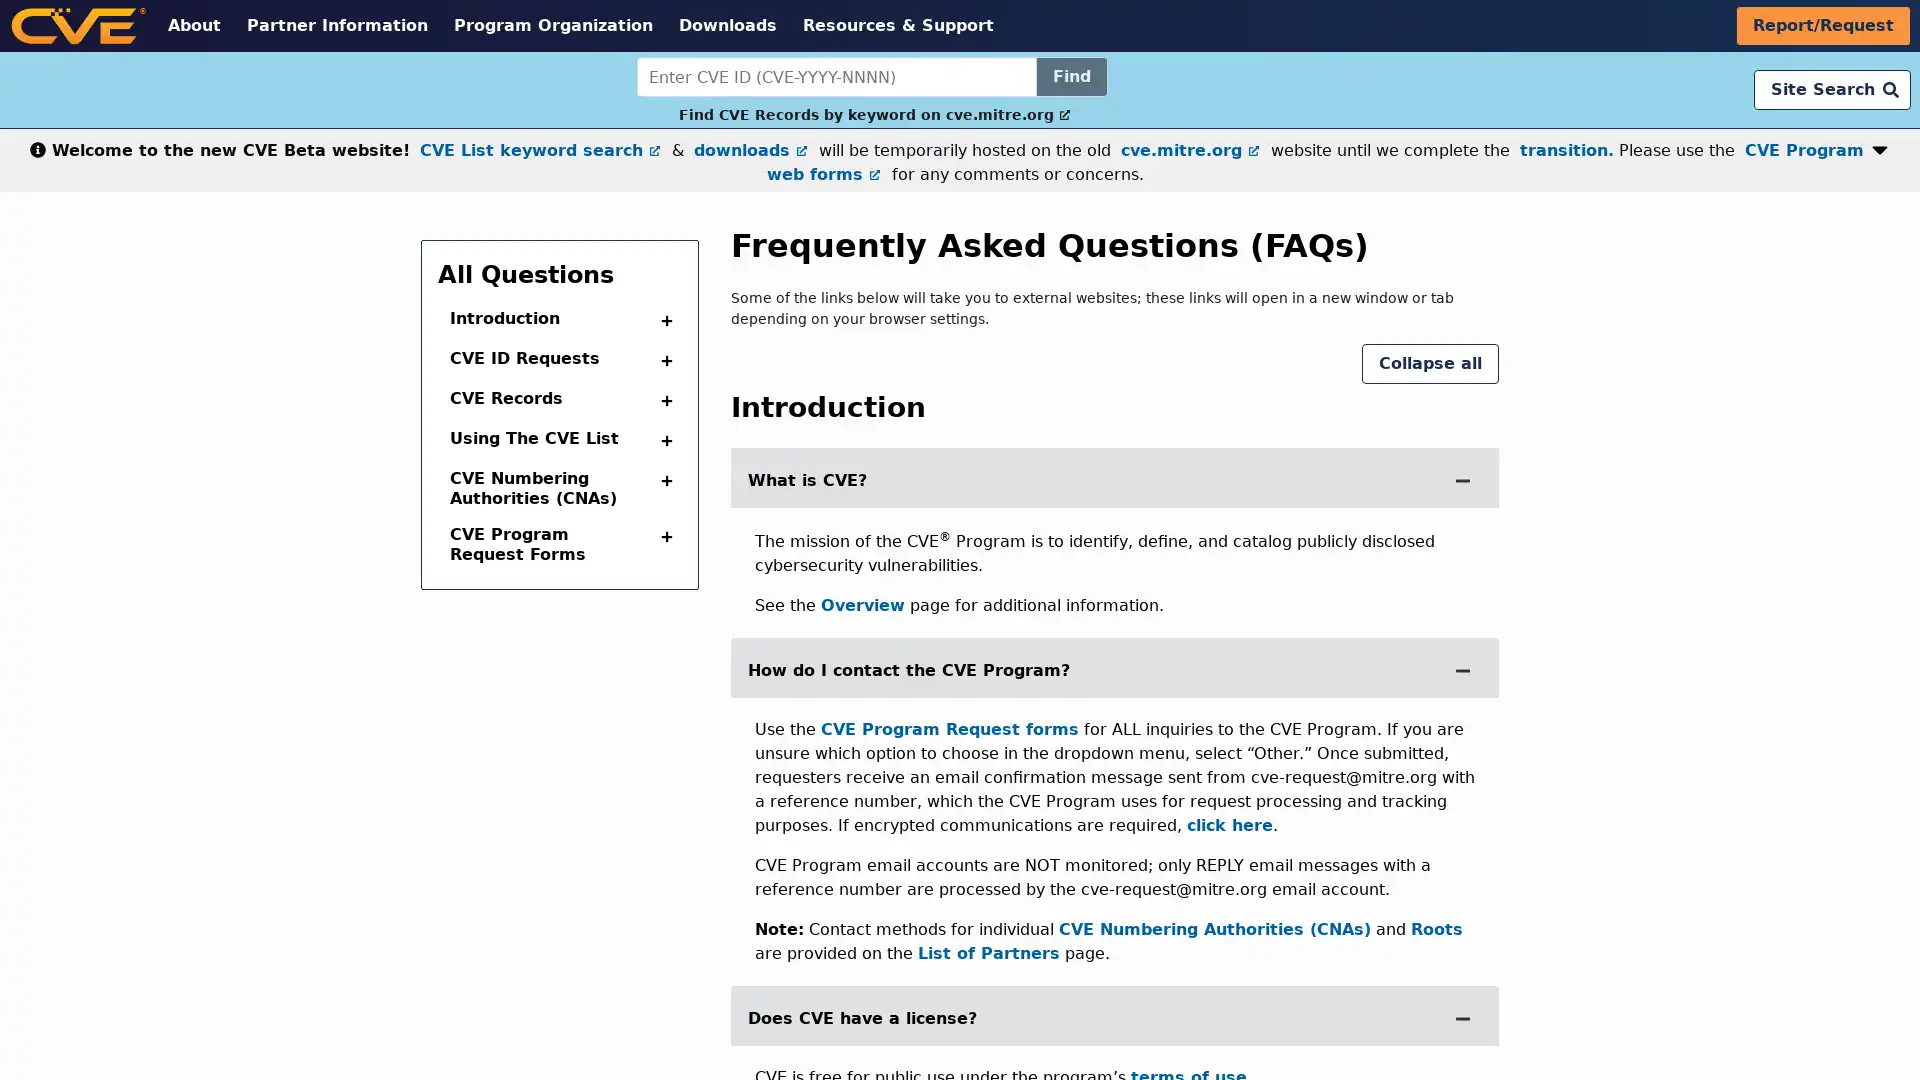 Image resolution: width=1920 pixels, height=1080 pixels. What do you see at coordinates (662, 535) in the screenshot?
I see `expand` at bounding box center [662, 535].